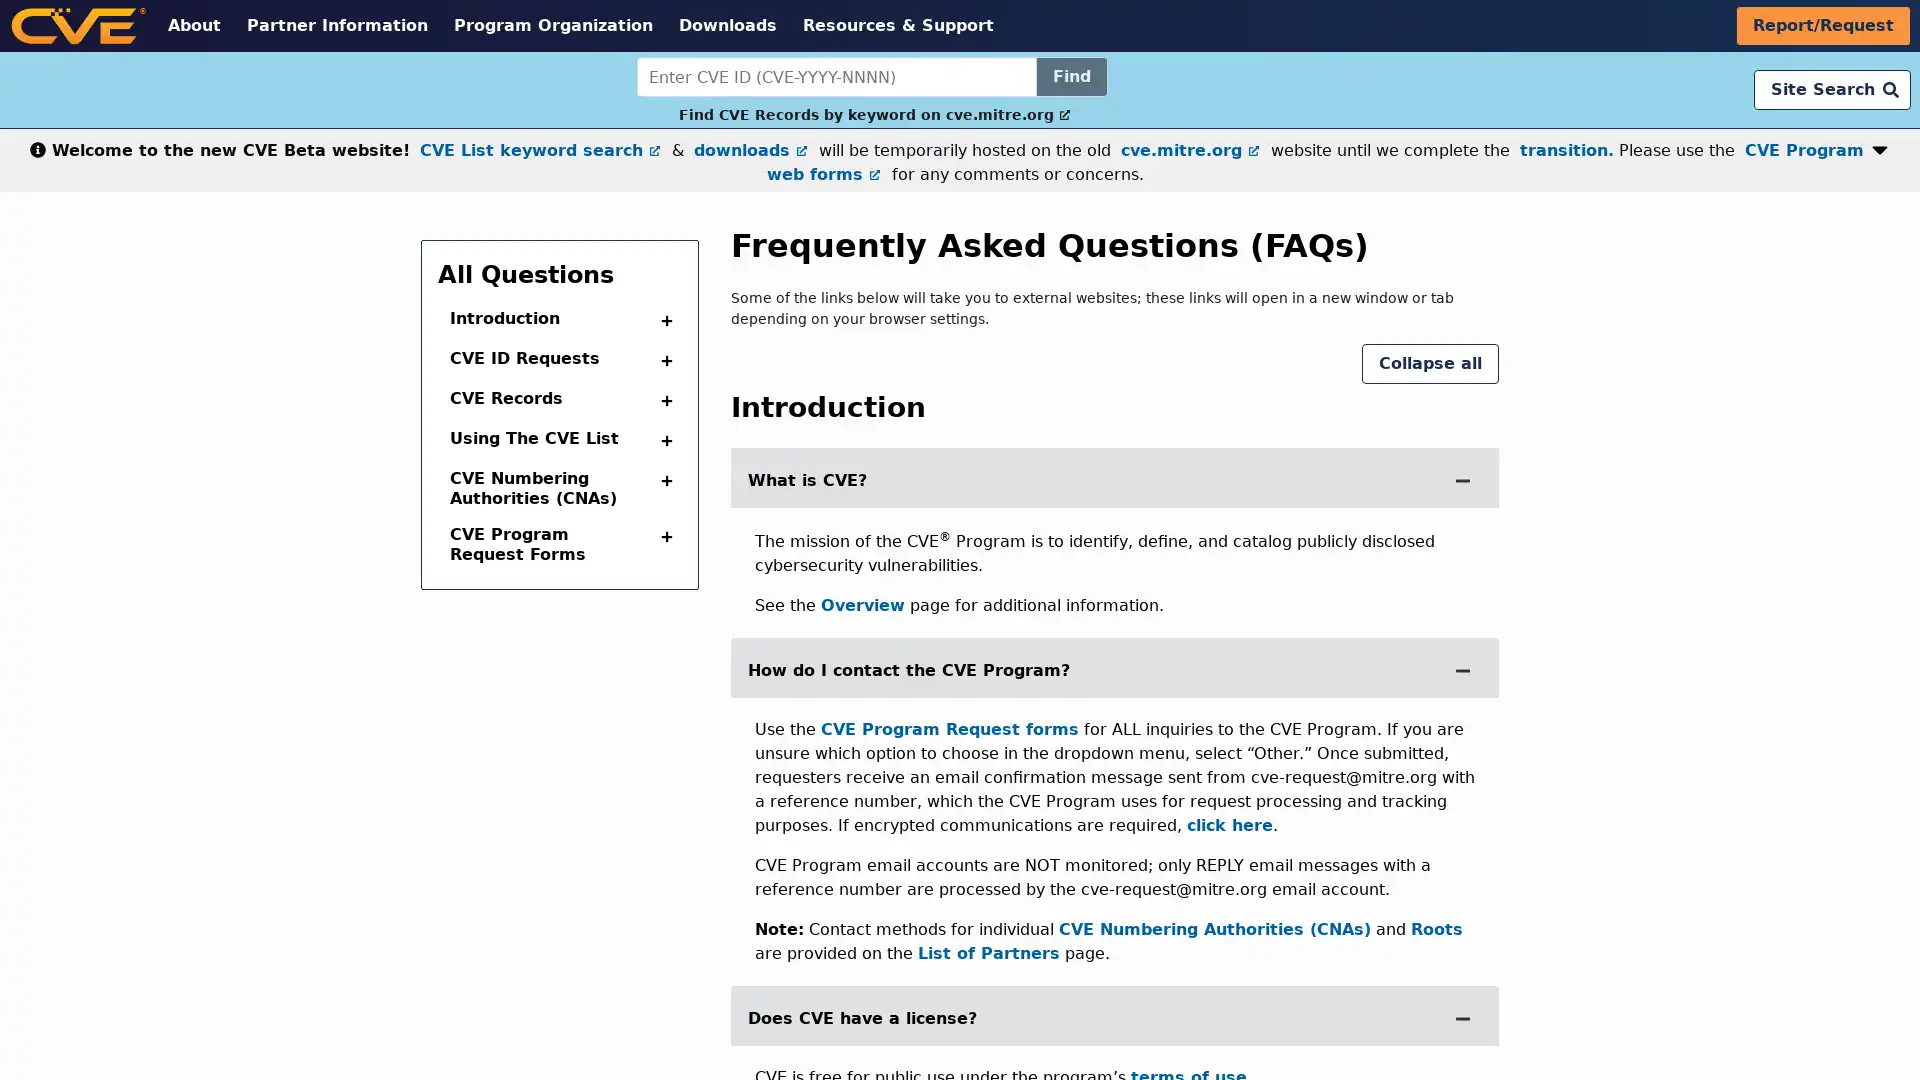 Image resolution: width=1920 pixels, height=1080 pixels. What do you see at coordinates (662, 535) in the screenshot?
I see `expand` at bounding box center [662, 535].